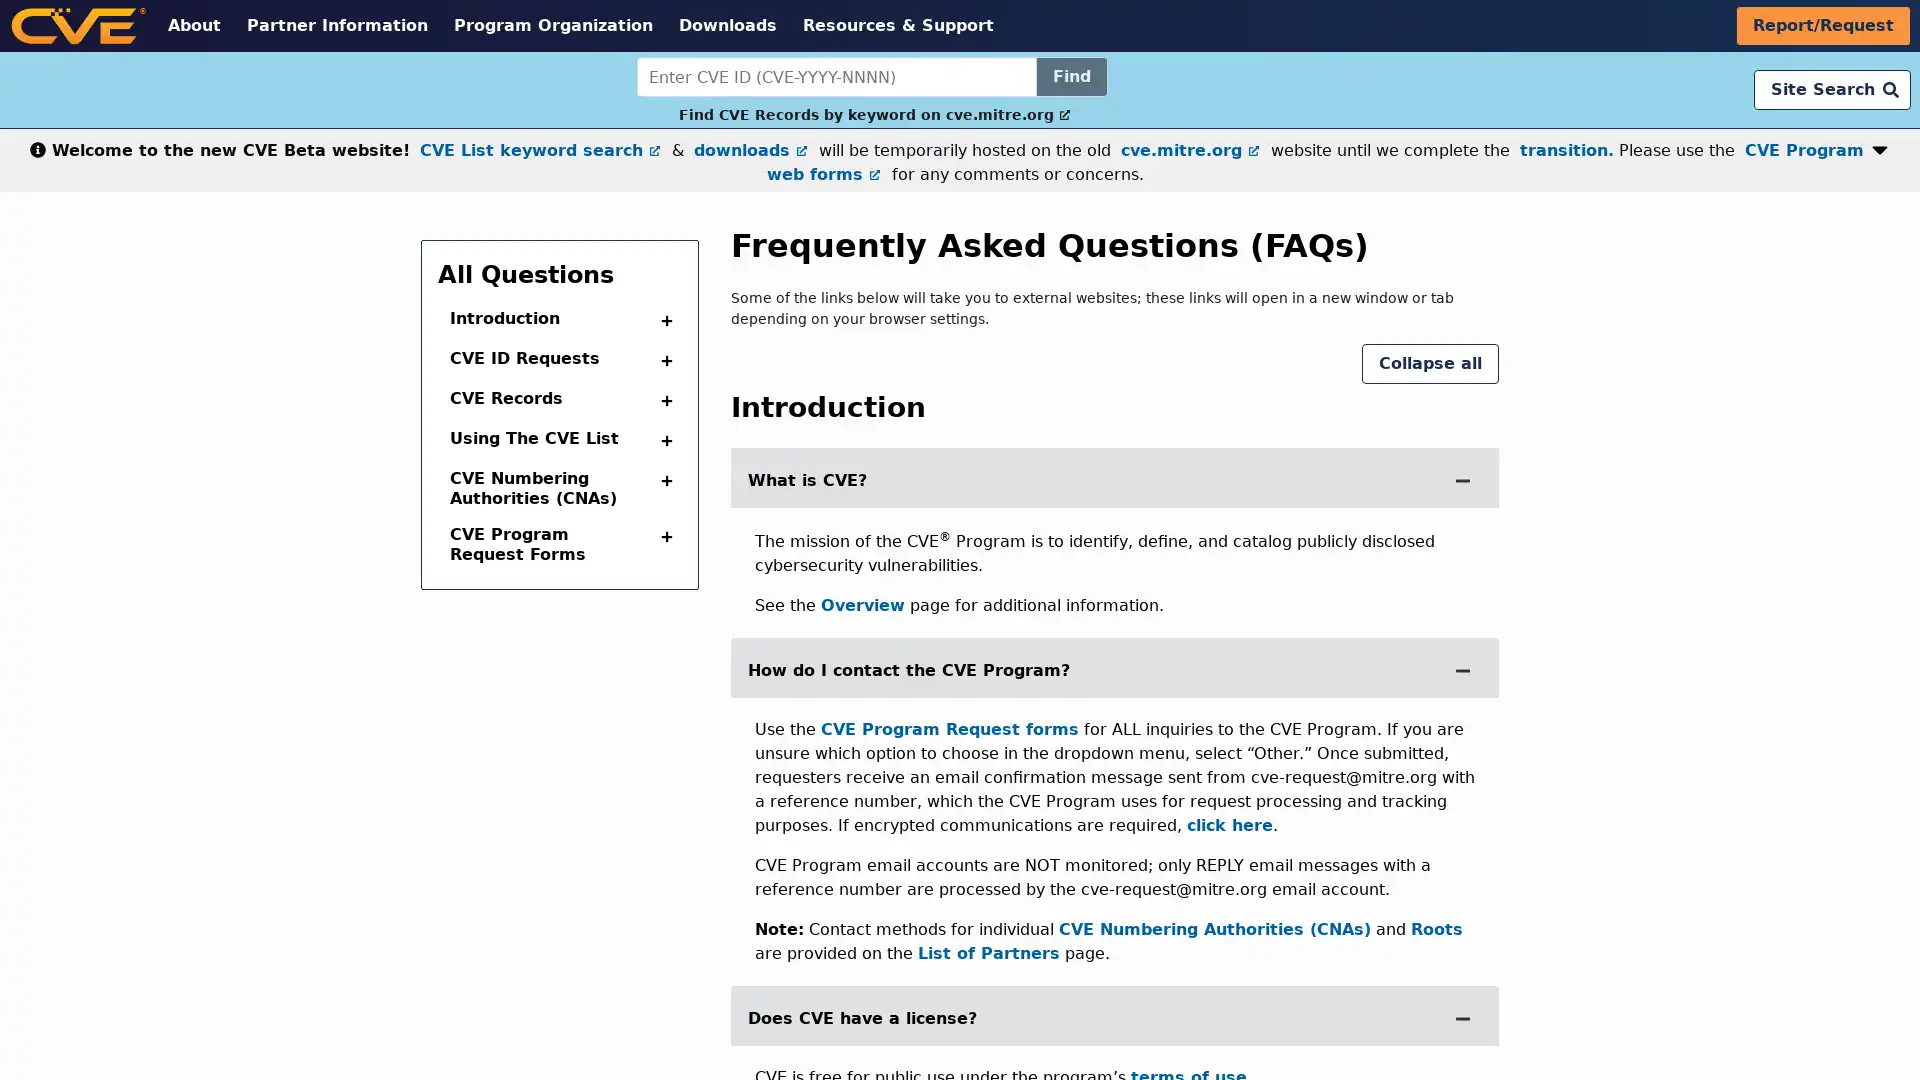 Image resolution: width=1920 pixels, height=1080 pixels. What do you see at coordinates (662, 535) in the screenshot?
I see `expand` at bounding box center [662, 535].